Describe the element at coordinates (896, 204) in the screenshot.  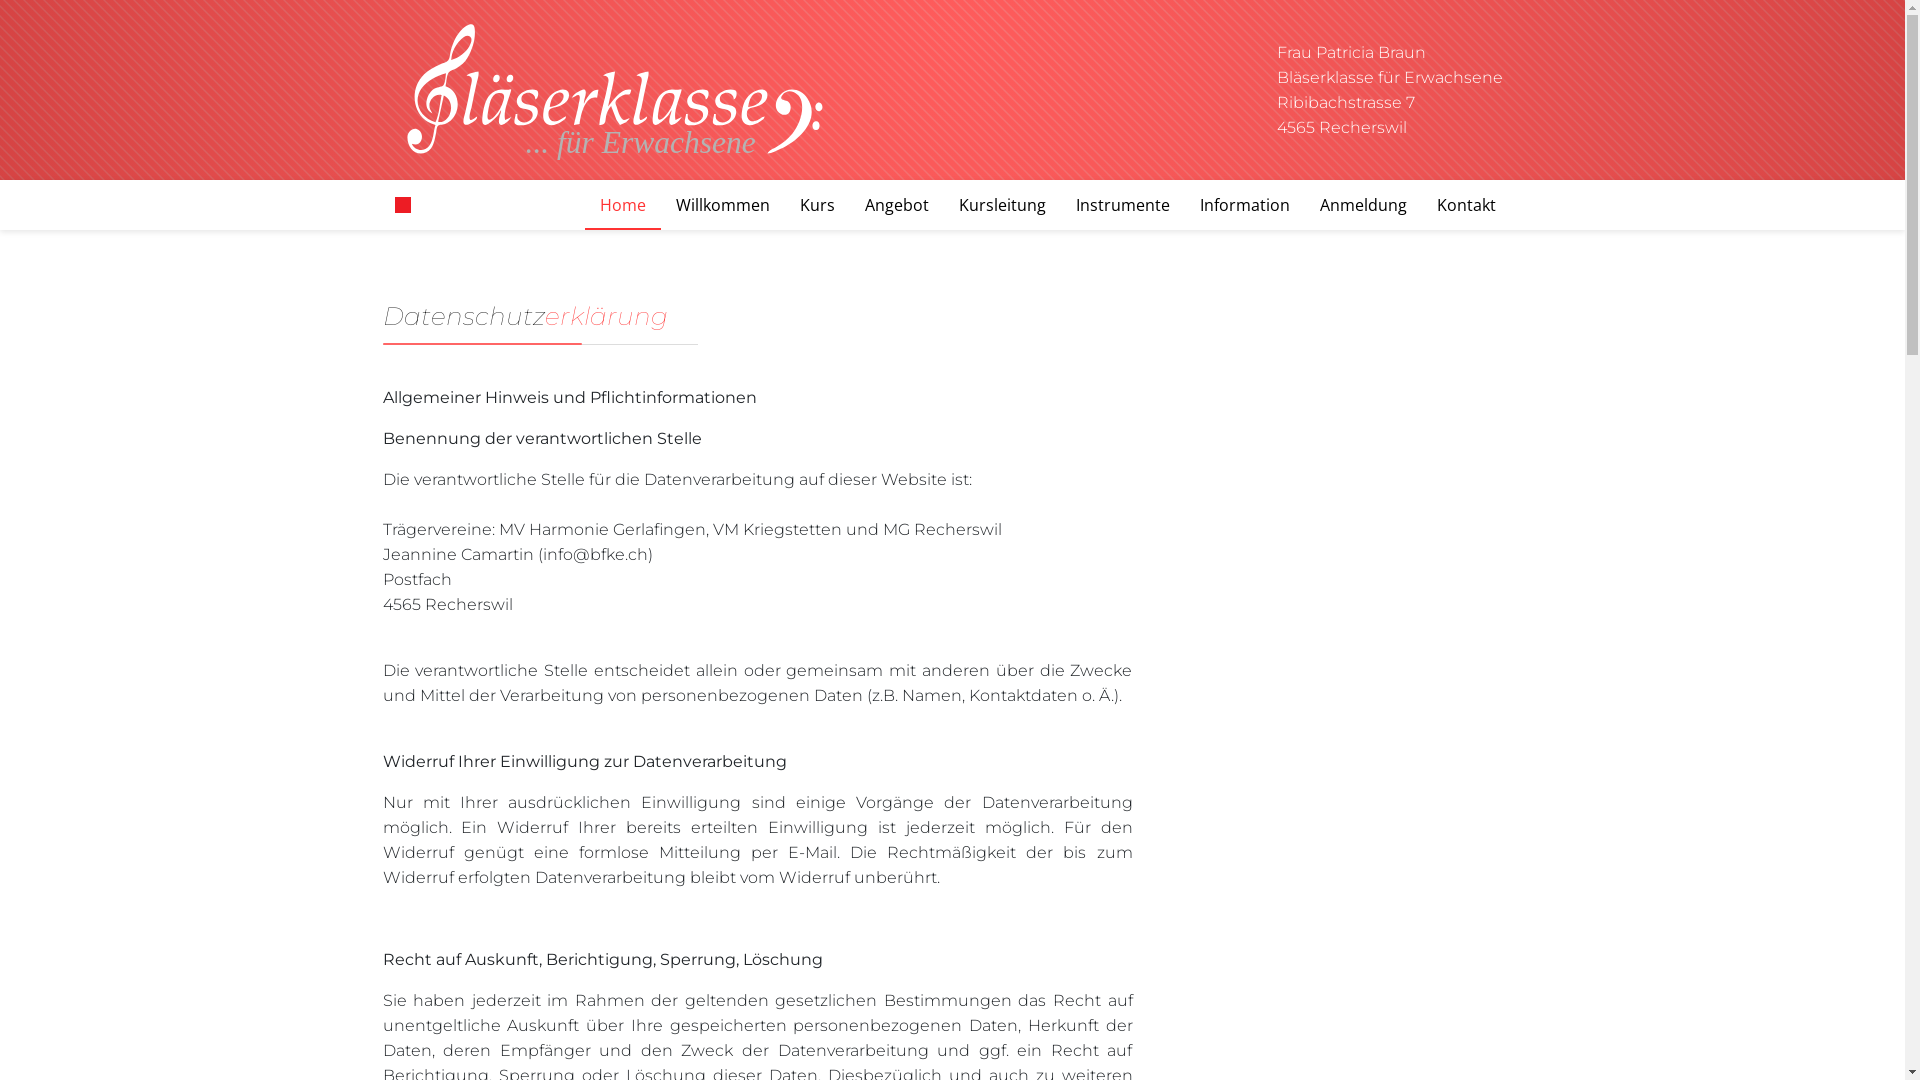
I see `'Angebot'` at that location.